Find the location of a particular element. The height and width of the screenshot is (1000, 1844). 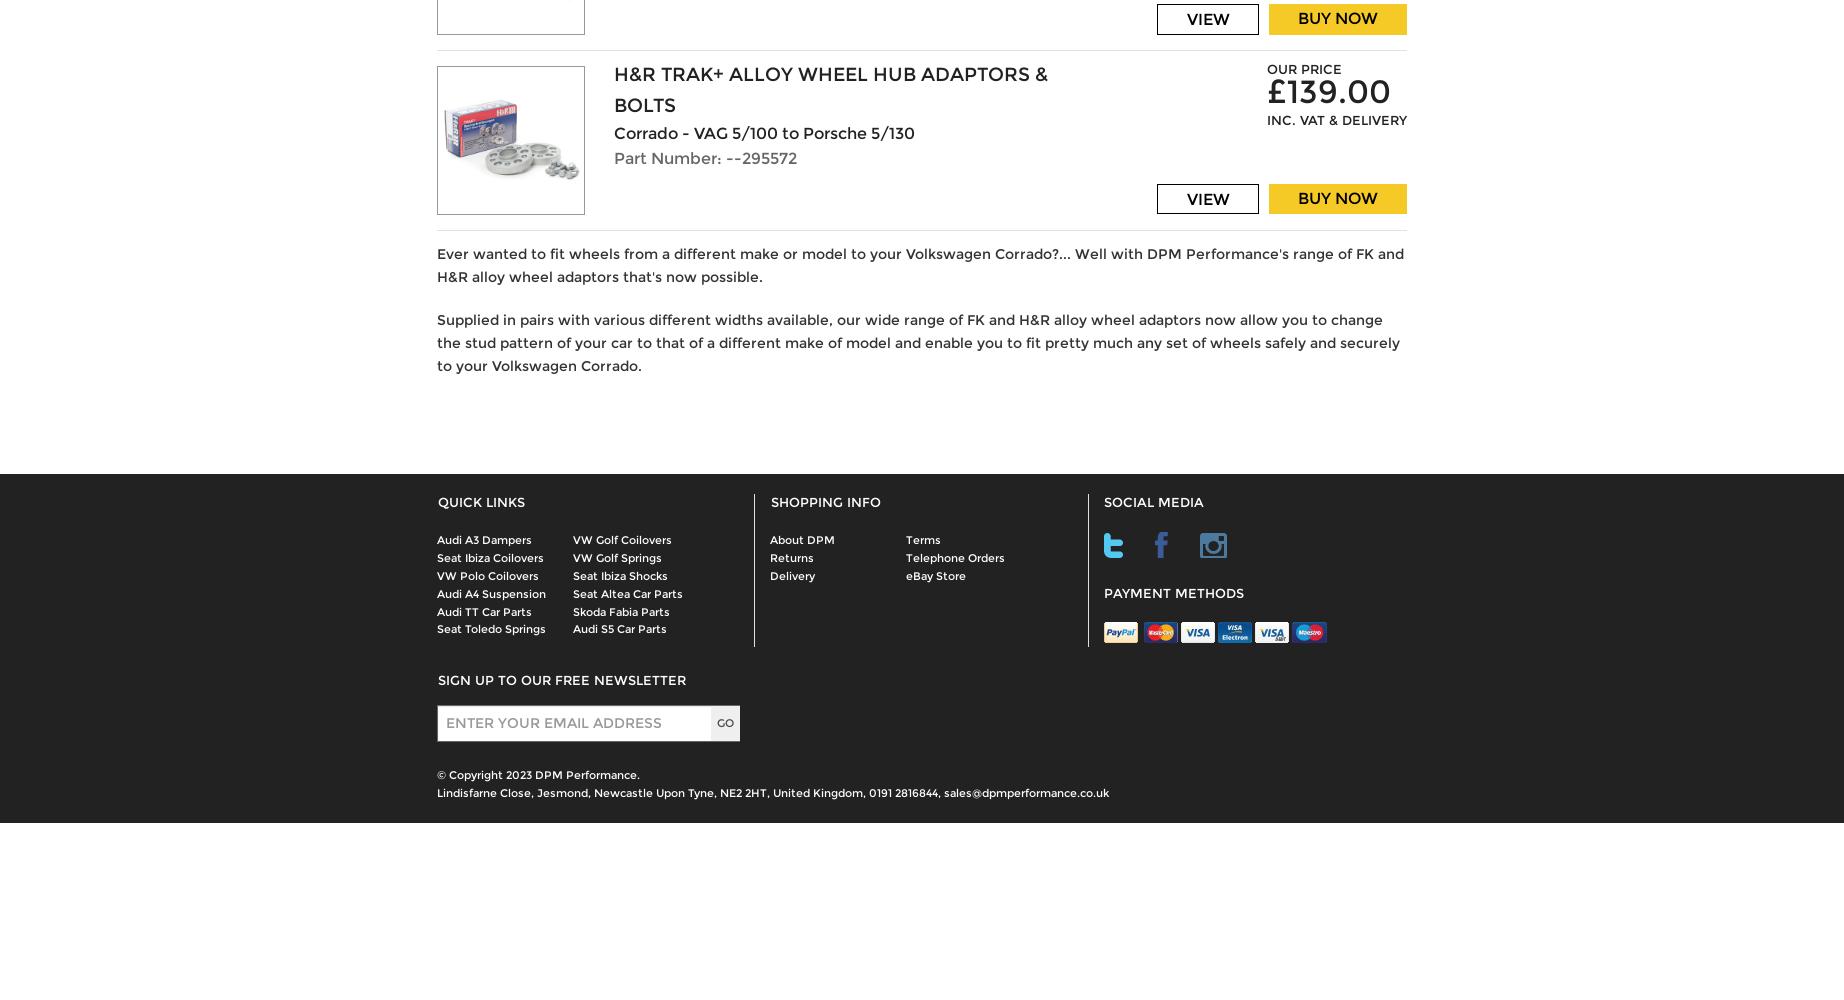

'© Copyright 2023 DPM Performance.' is located at coordinates (538, 775).